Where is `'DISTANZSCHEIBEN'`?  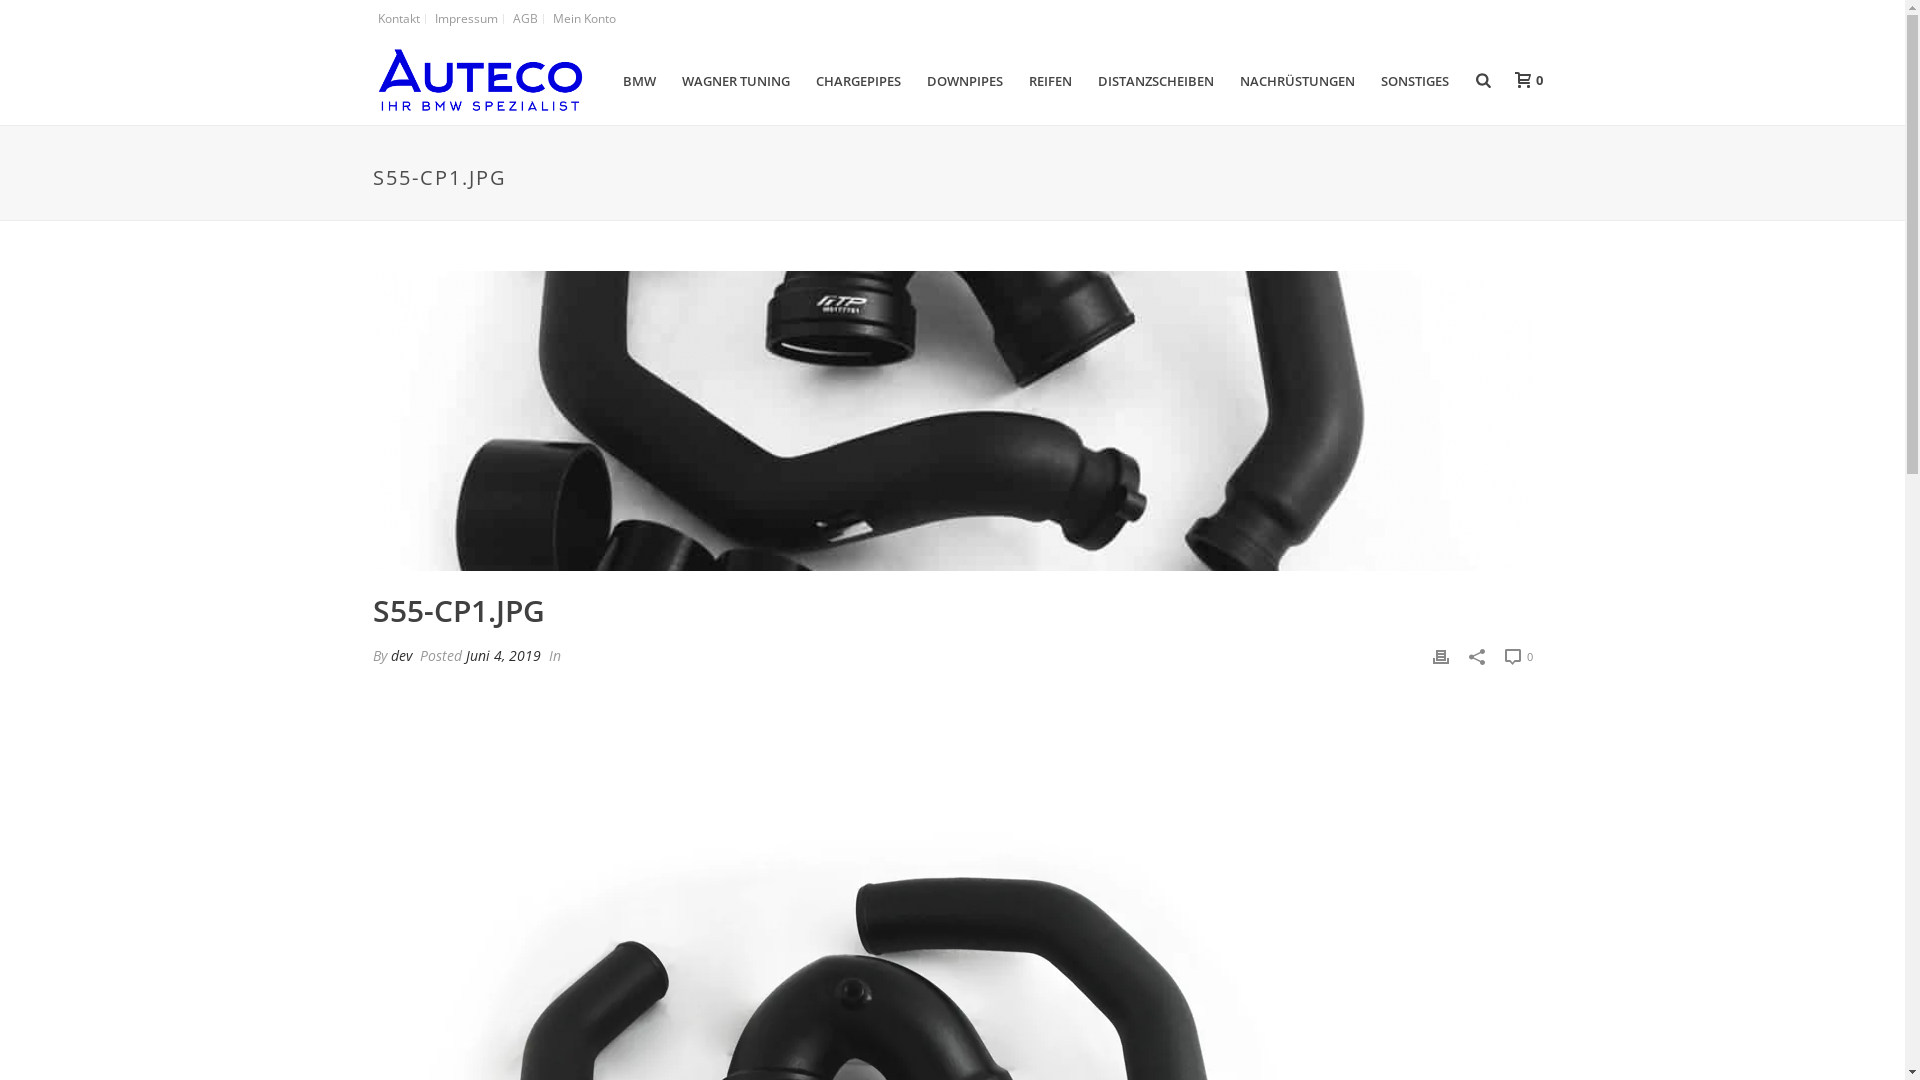
'DISTANZSCHEIBEN' is located at coordinates (1156, 80).